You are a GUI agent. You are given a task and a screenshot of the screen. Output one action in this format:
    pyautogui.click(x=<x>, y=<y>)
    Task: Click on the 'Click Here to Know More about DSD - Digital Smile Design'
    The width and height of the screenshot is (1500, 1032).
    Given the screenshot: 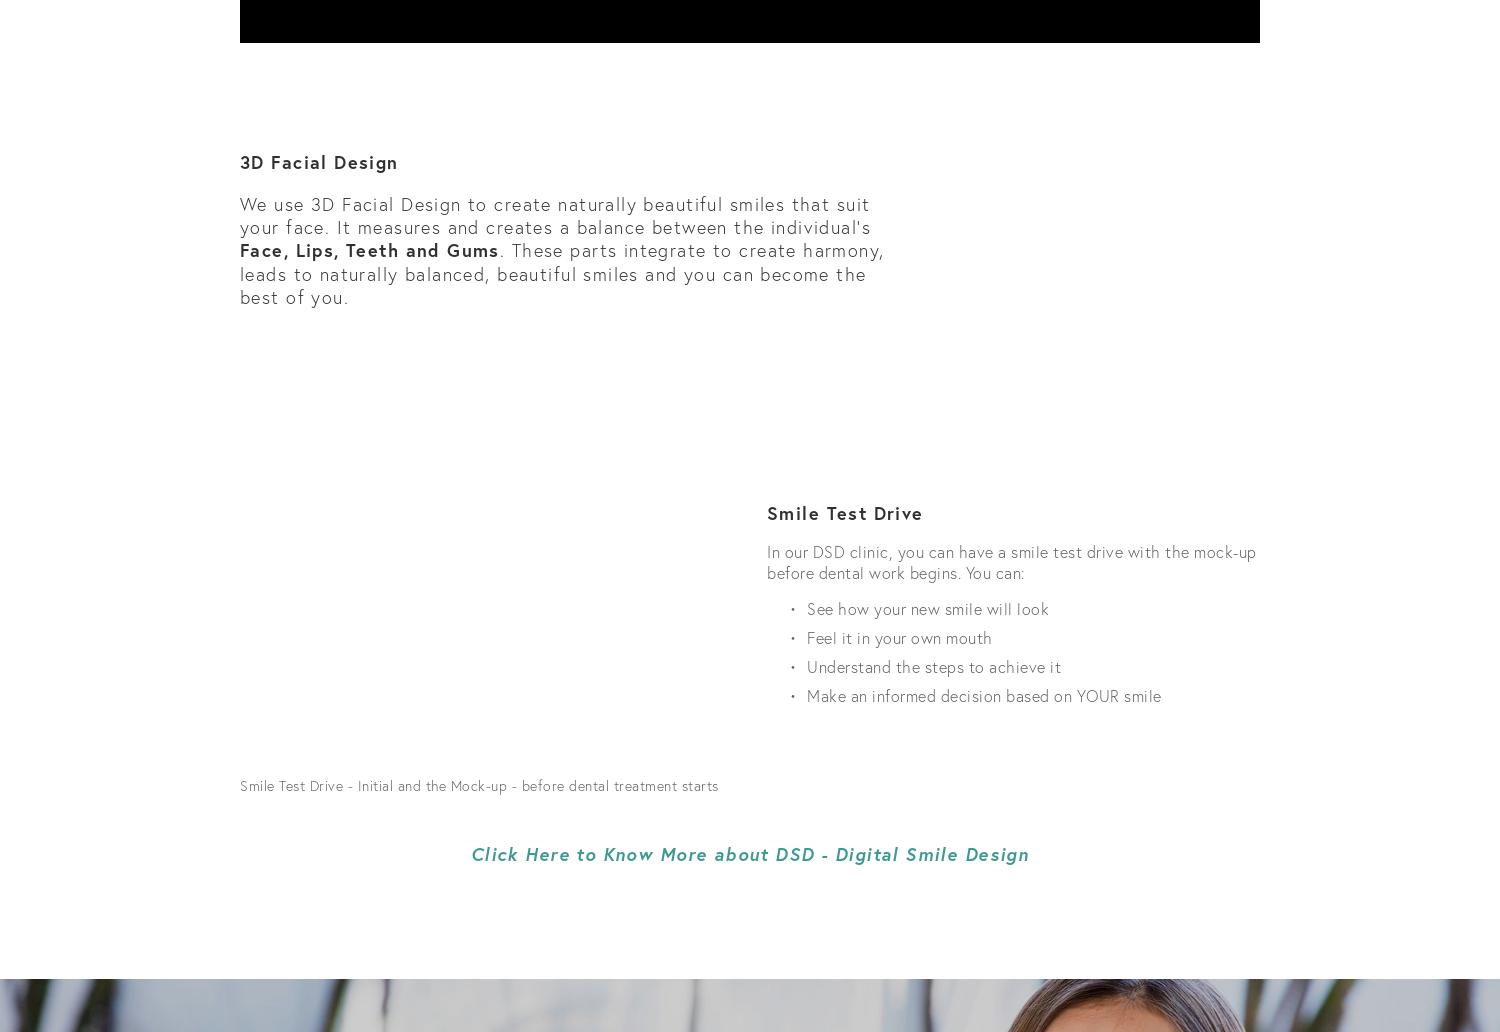 What is the action you would take?
    pyautogui.click(x=748, y=853)
    